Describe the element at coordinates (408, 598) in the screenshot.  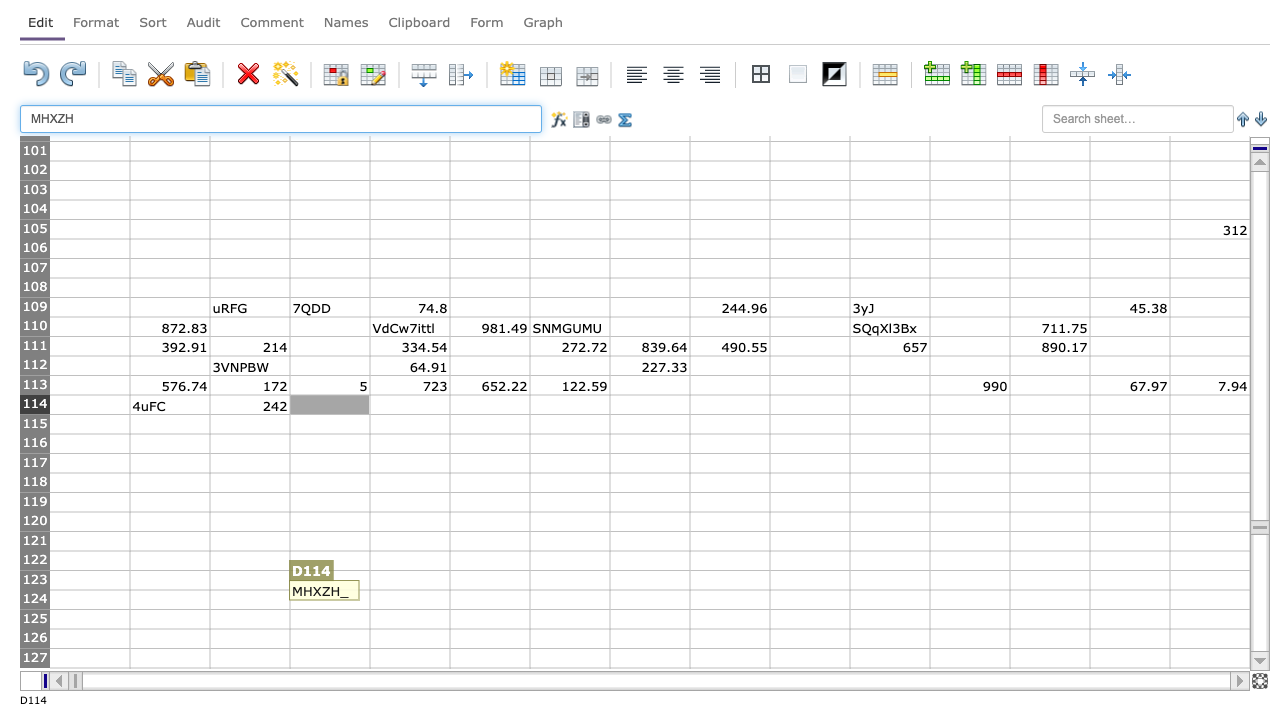
I see `E124` at that location.